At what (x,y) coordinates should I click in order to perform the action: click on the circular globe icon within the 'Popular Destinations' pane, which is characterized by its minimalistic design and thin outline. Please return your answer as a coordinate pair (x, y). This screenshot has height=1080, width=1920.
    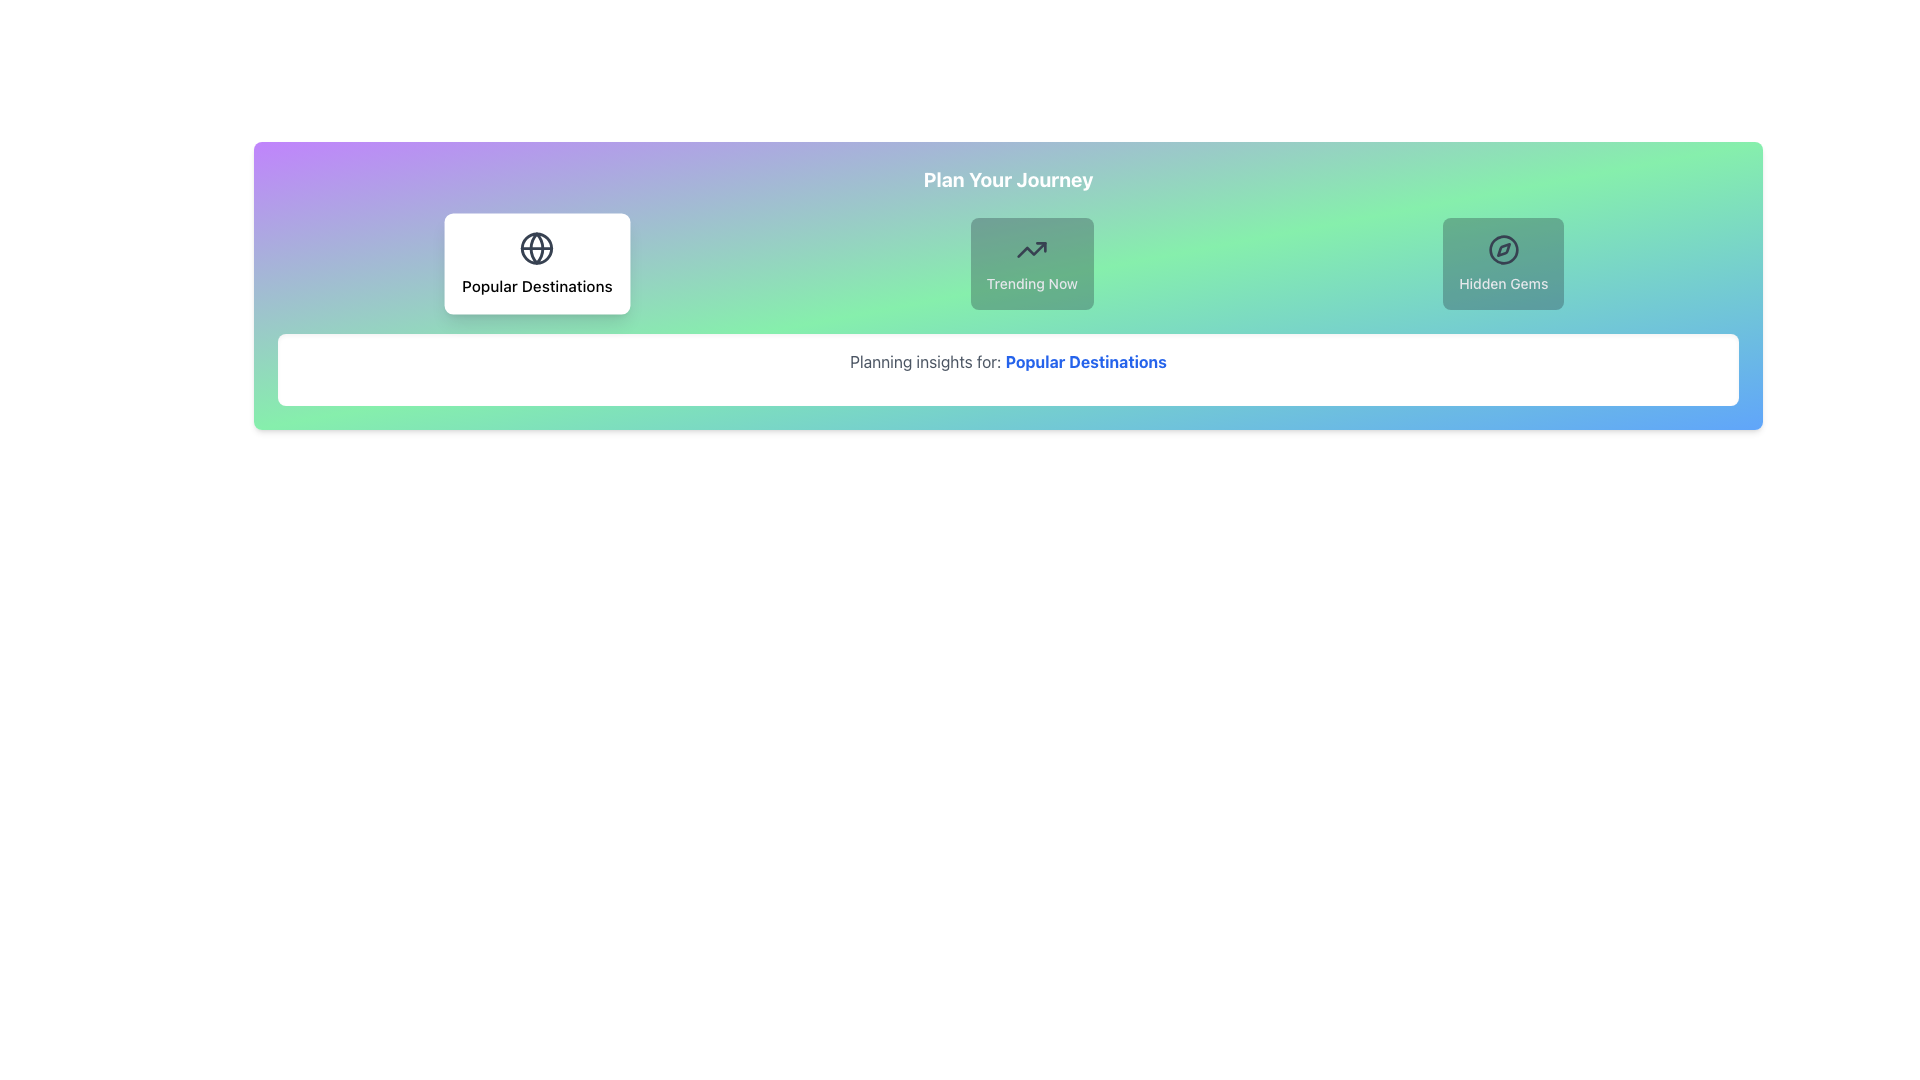
    Looking at the image, I should click on (537, 247).